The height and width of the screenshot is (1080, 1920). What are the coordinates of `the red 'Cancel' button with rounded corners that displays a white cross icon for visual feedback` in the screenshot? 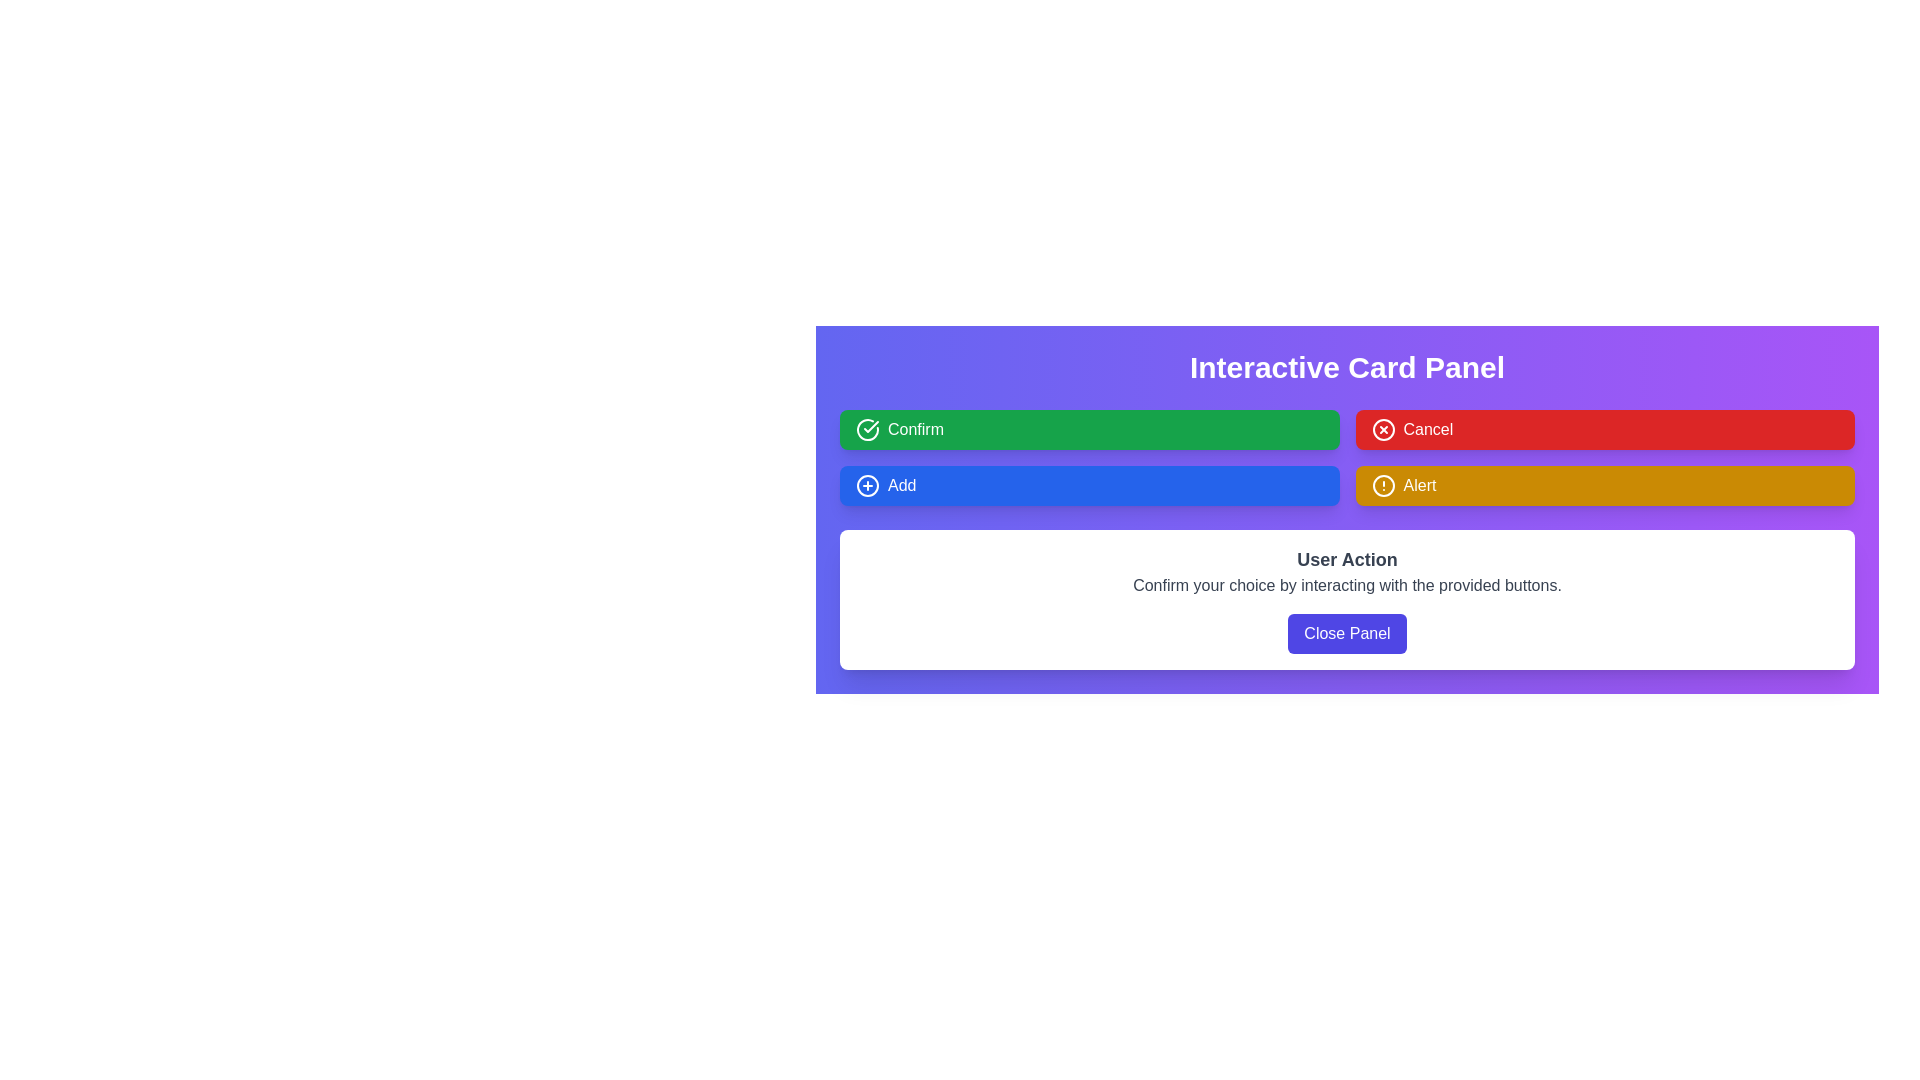 It's located at (1605, 428).